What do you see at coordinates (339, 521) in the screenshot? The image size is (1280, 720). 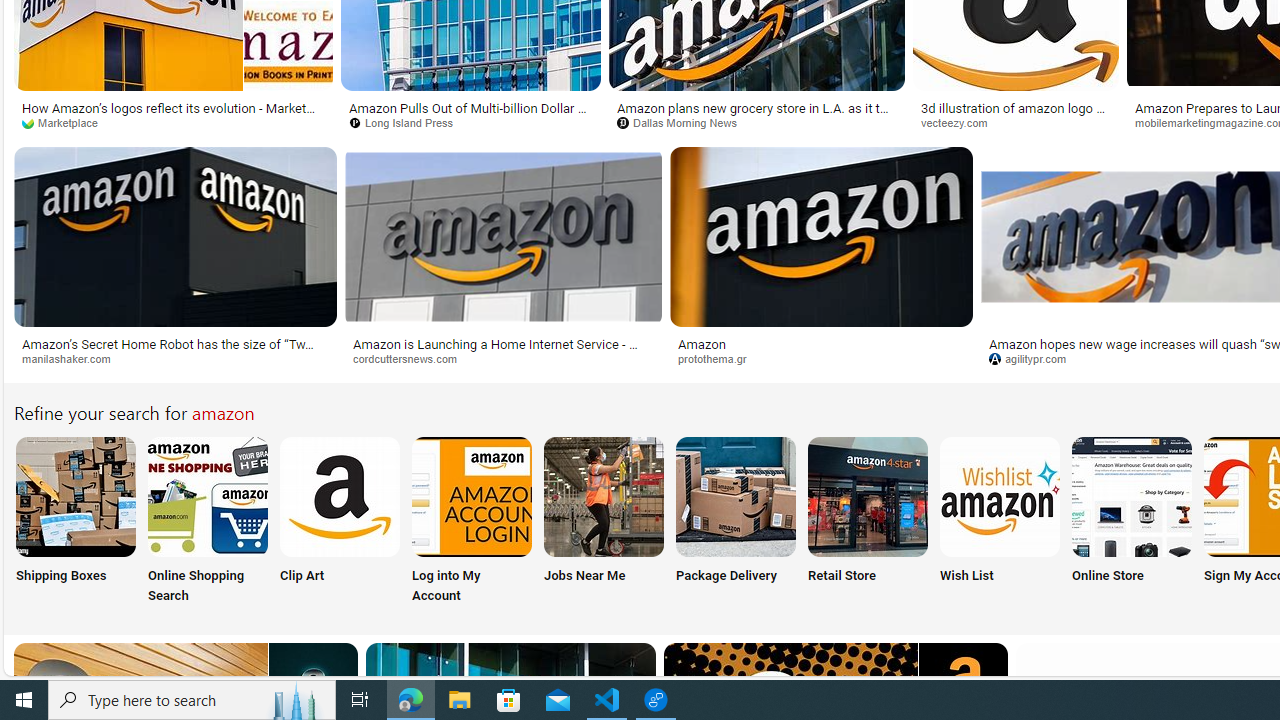 I see `'Amazon Clip Art Clip Art'` at bounding box center [339, 521].